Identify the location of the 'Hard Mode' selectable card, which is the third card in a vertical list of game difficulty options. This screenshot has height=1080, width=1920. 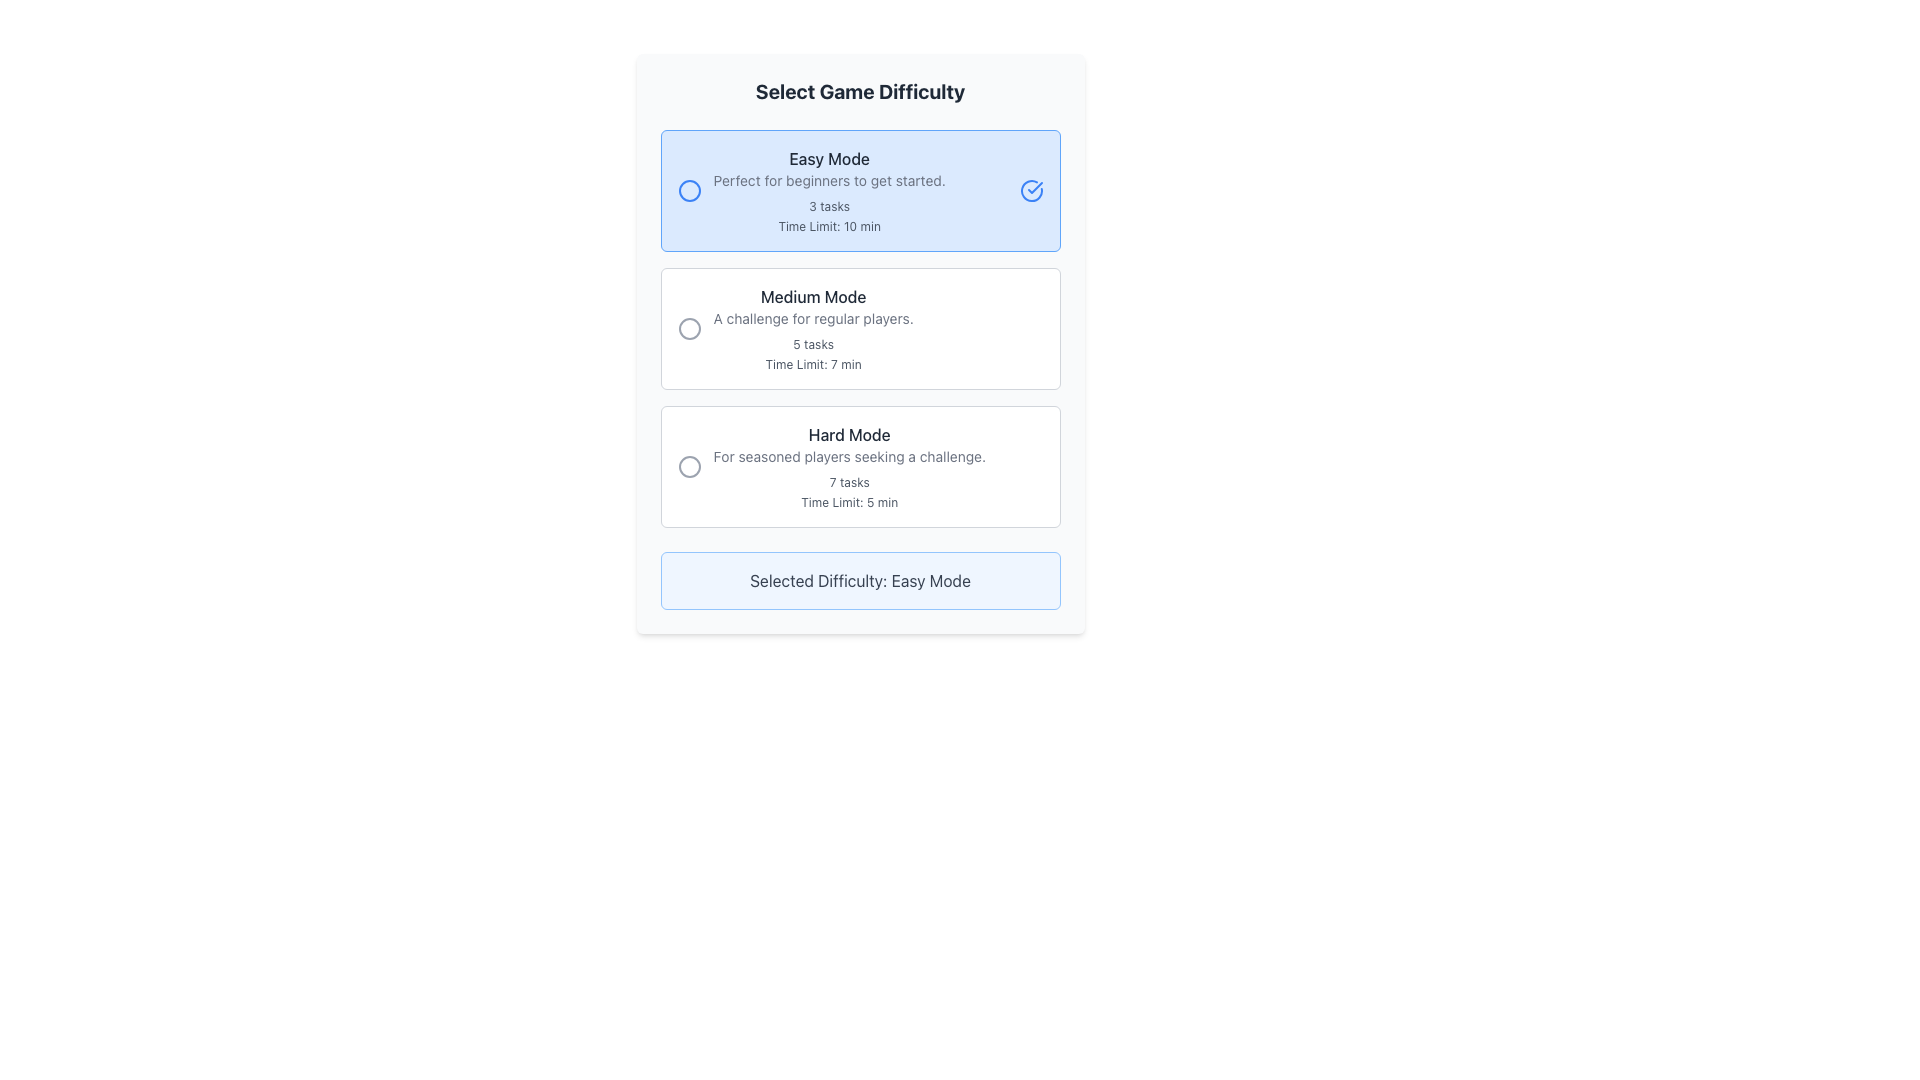
(860, 466).